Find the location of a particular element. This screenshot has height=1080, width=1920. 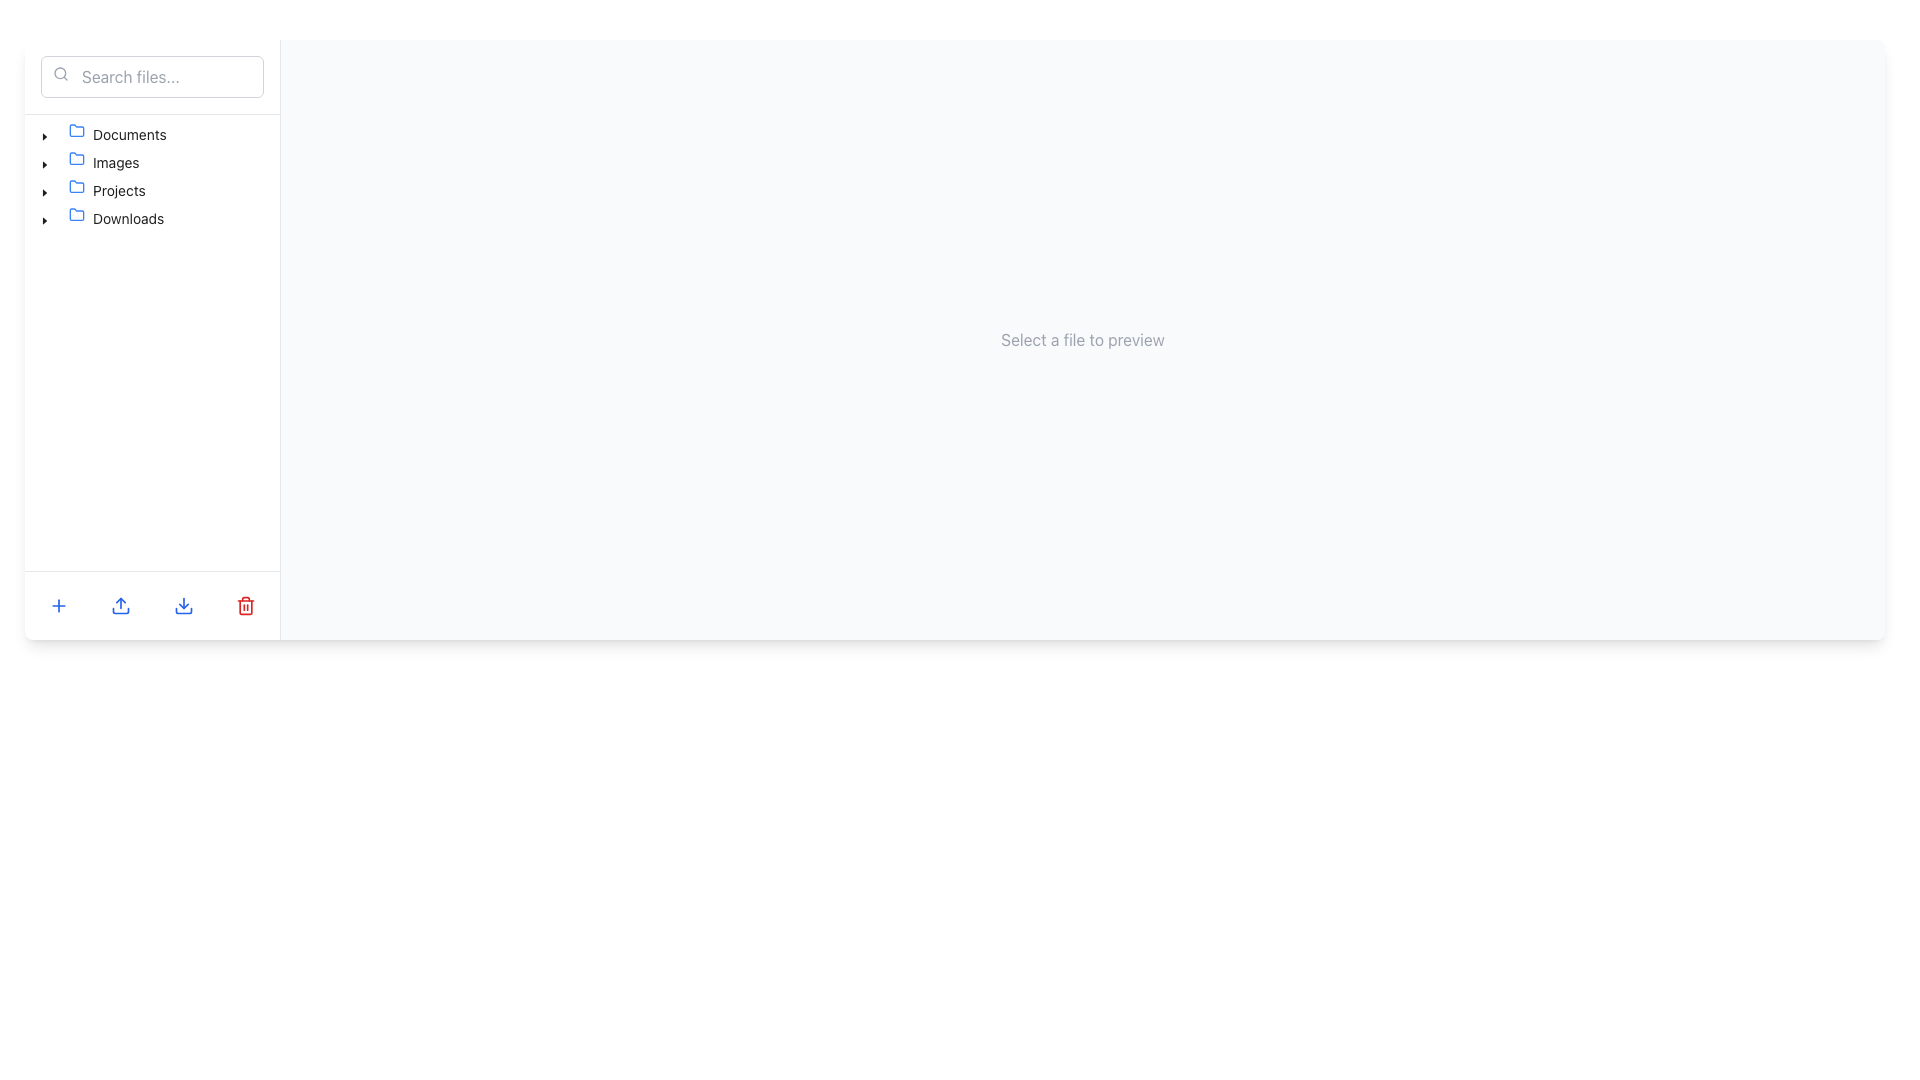

the 'Images' text label in the left-side navigation pane is located at coordinates (115, 161).